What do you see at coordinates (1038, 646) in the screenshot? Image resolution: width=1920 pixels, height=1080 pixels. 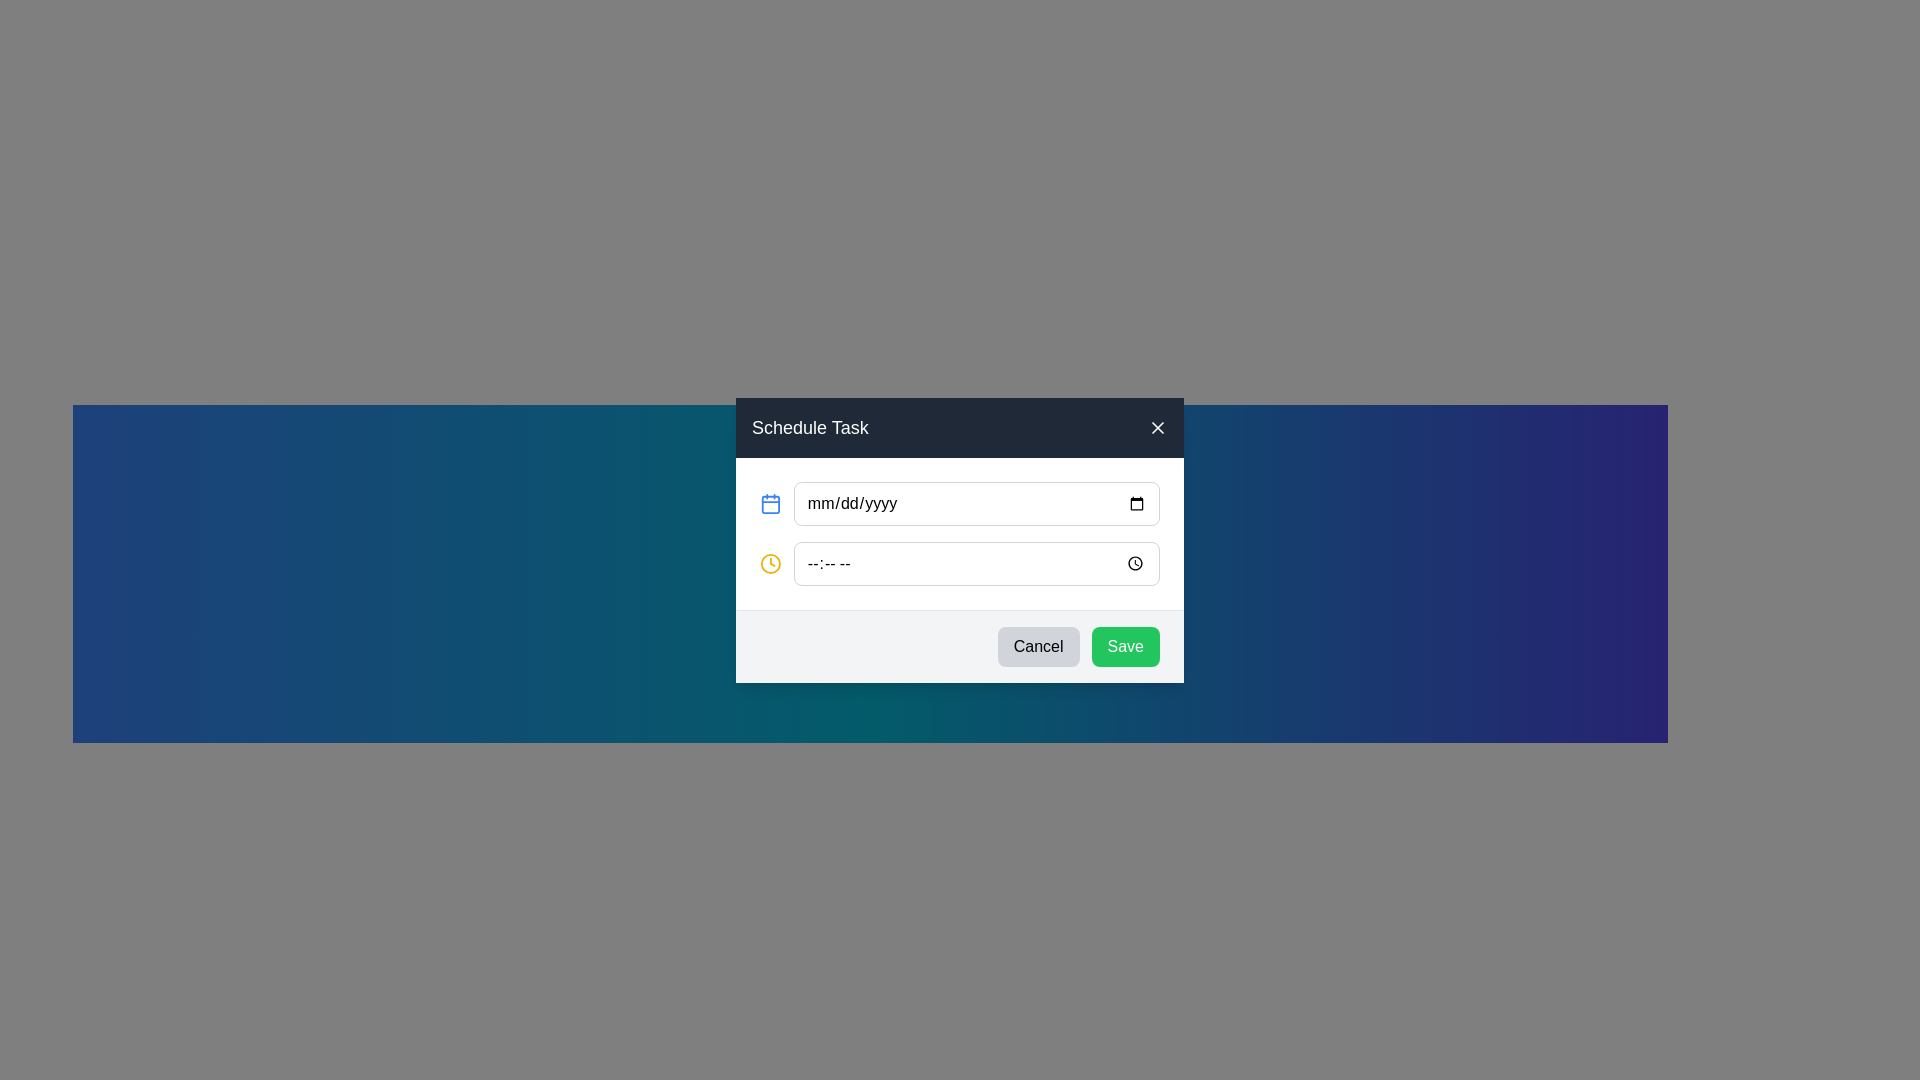 I see `the cancellation button in the modal footer to highlight it for keyboard interaction, located at the bottom-right corner of the modal, left of the 'Save' button` at bounding box center [1038, 646].